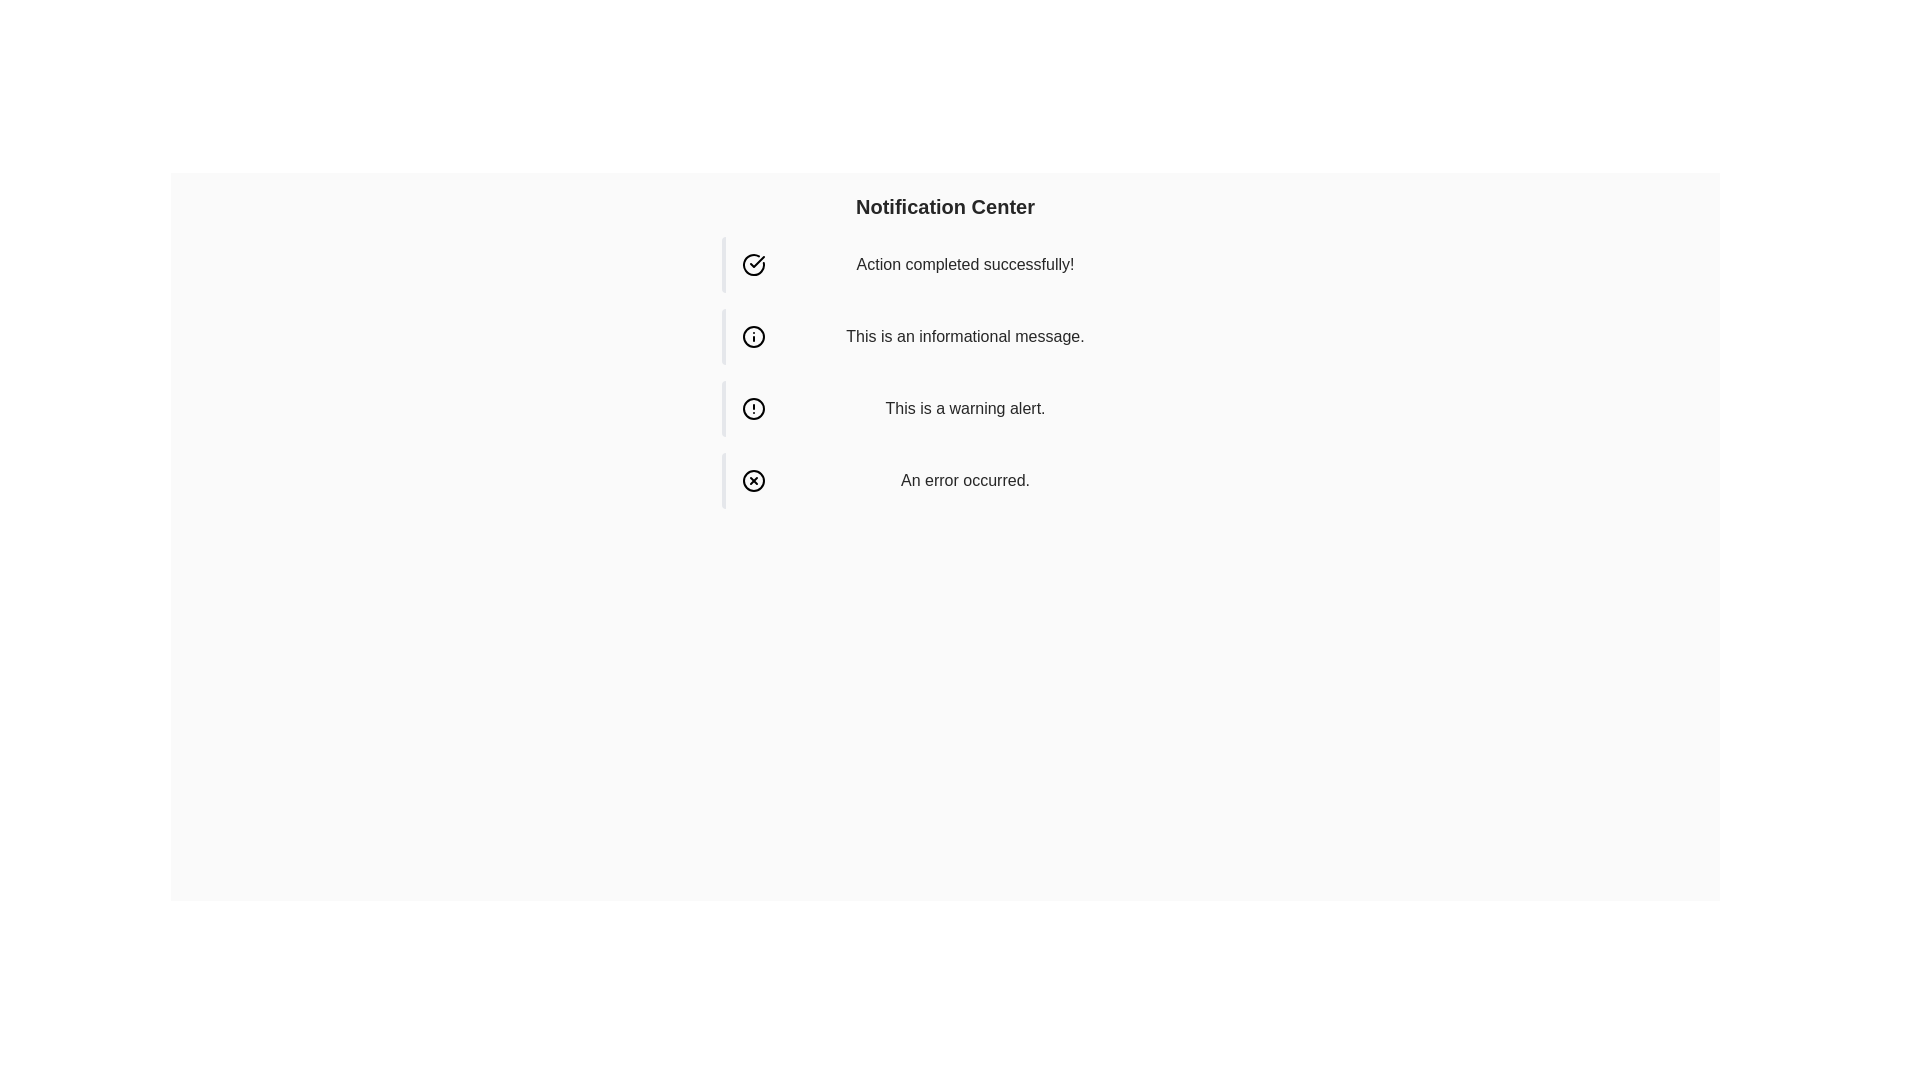 This screenshot has height=1080, width=1920. Describe the element at coordinates (944, 335) in the screenshot. I see `the second notification box, which has a pale blue background and contains the message 'This is an informational message.'` at that location.